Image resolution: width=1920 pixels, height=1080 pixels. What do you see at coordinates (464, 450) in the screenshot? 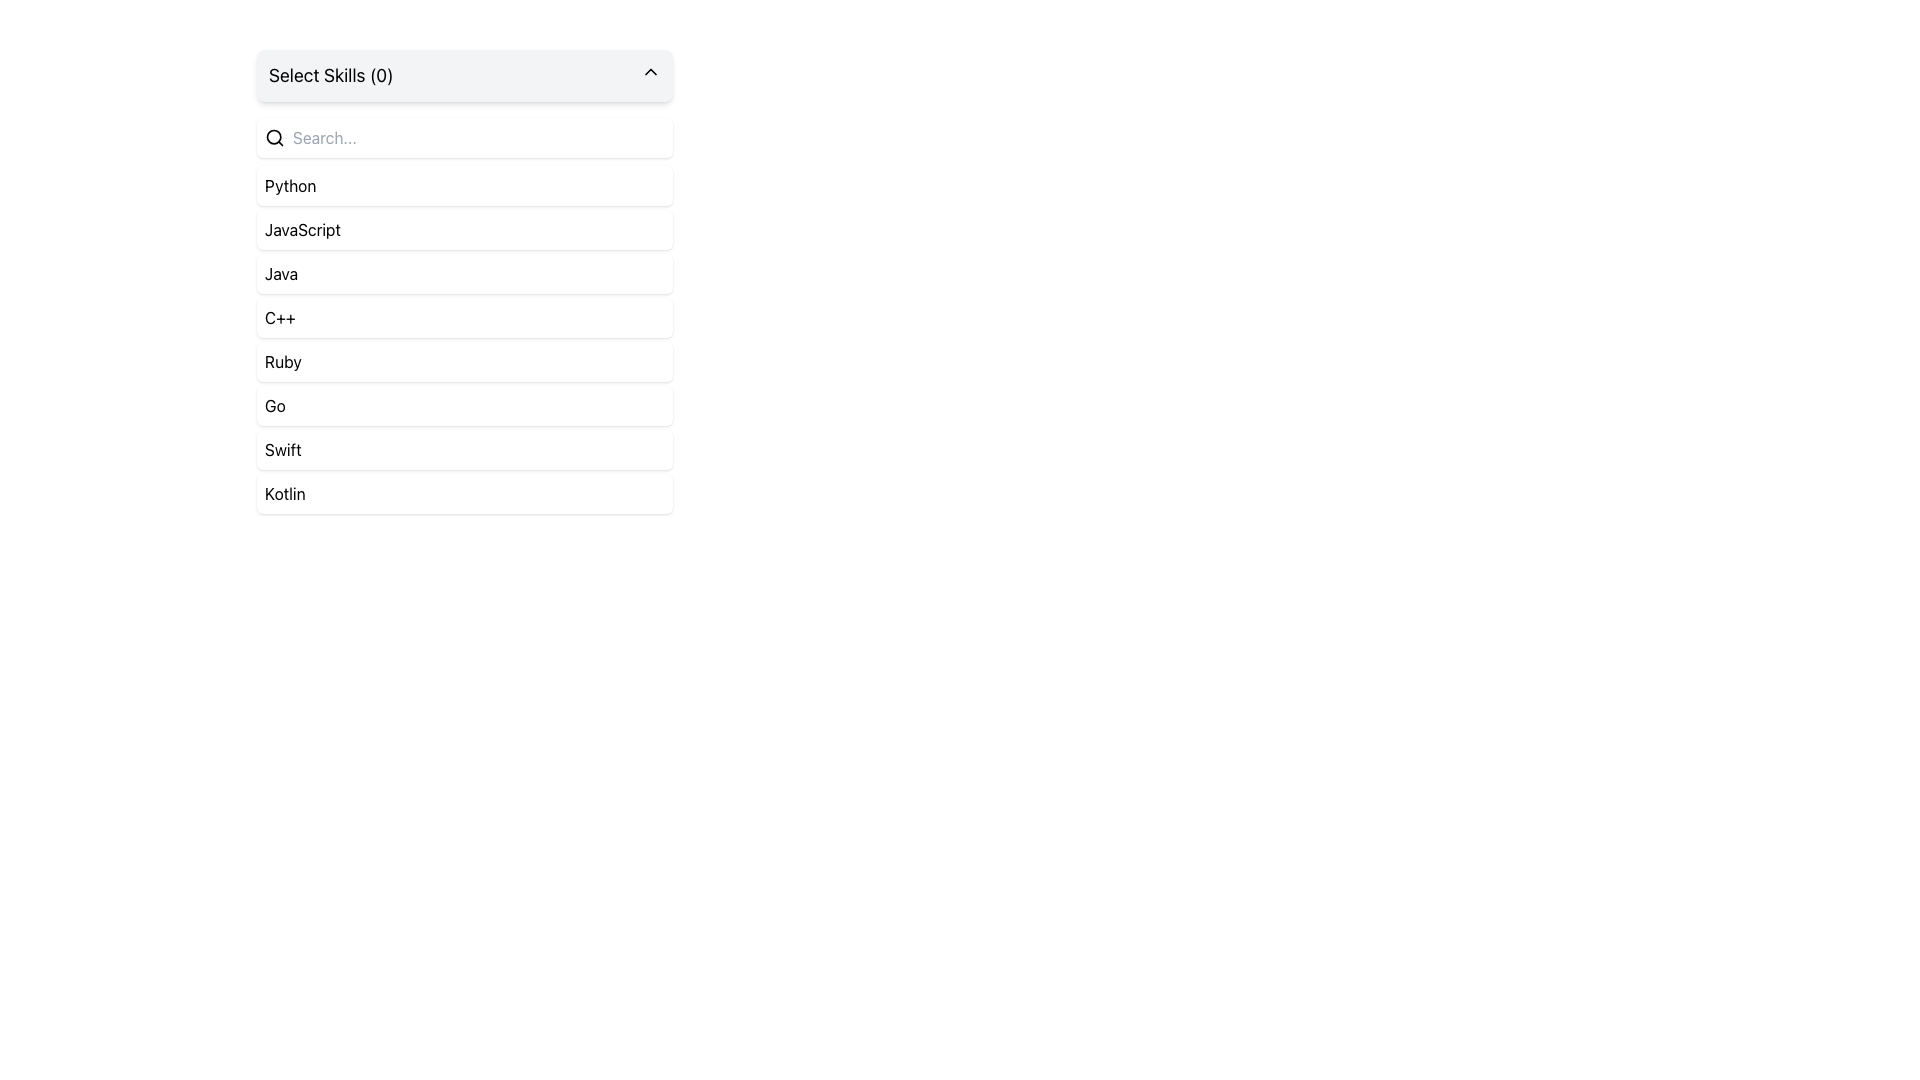
I see `the seventh item in the selectable list, which is located just above the 'Kotlin' entry` at bounding box center [464, 450].